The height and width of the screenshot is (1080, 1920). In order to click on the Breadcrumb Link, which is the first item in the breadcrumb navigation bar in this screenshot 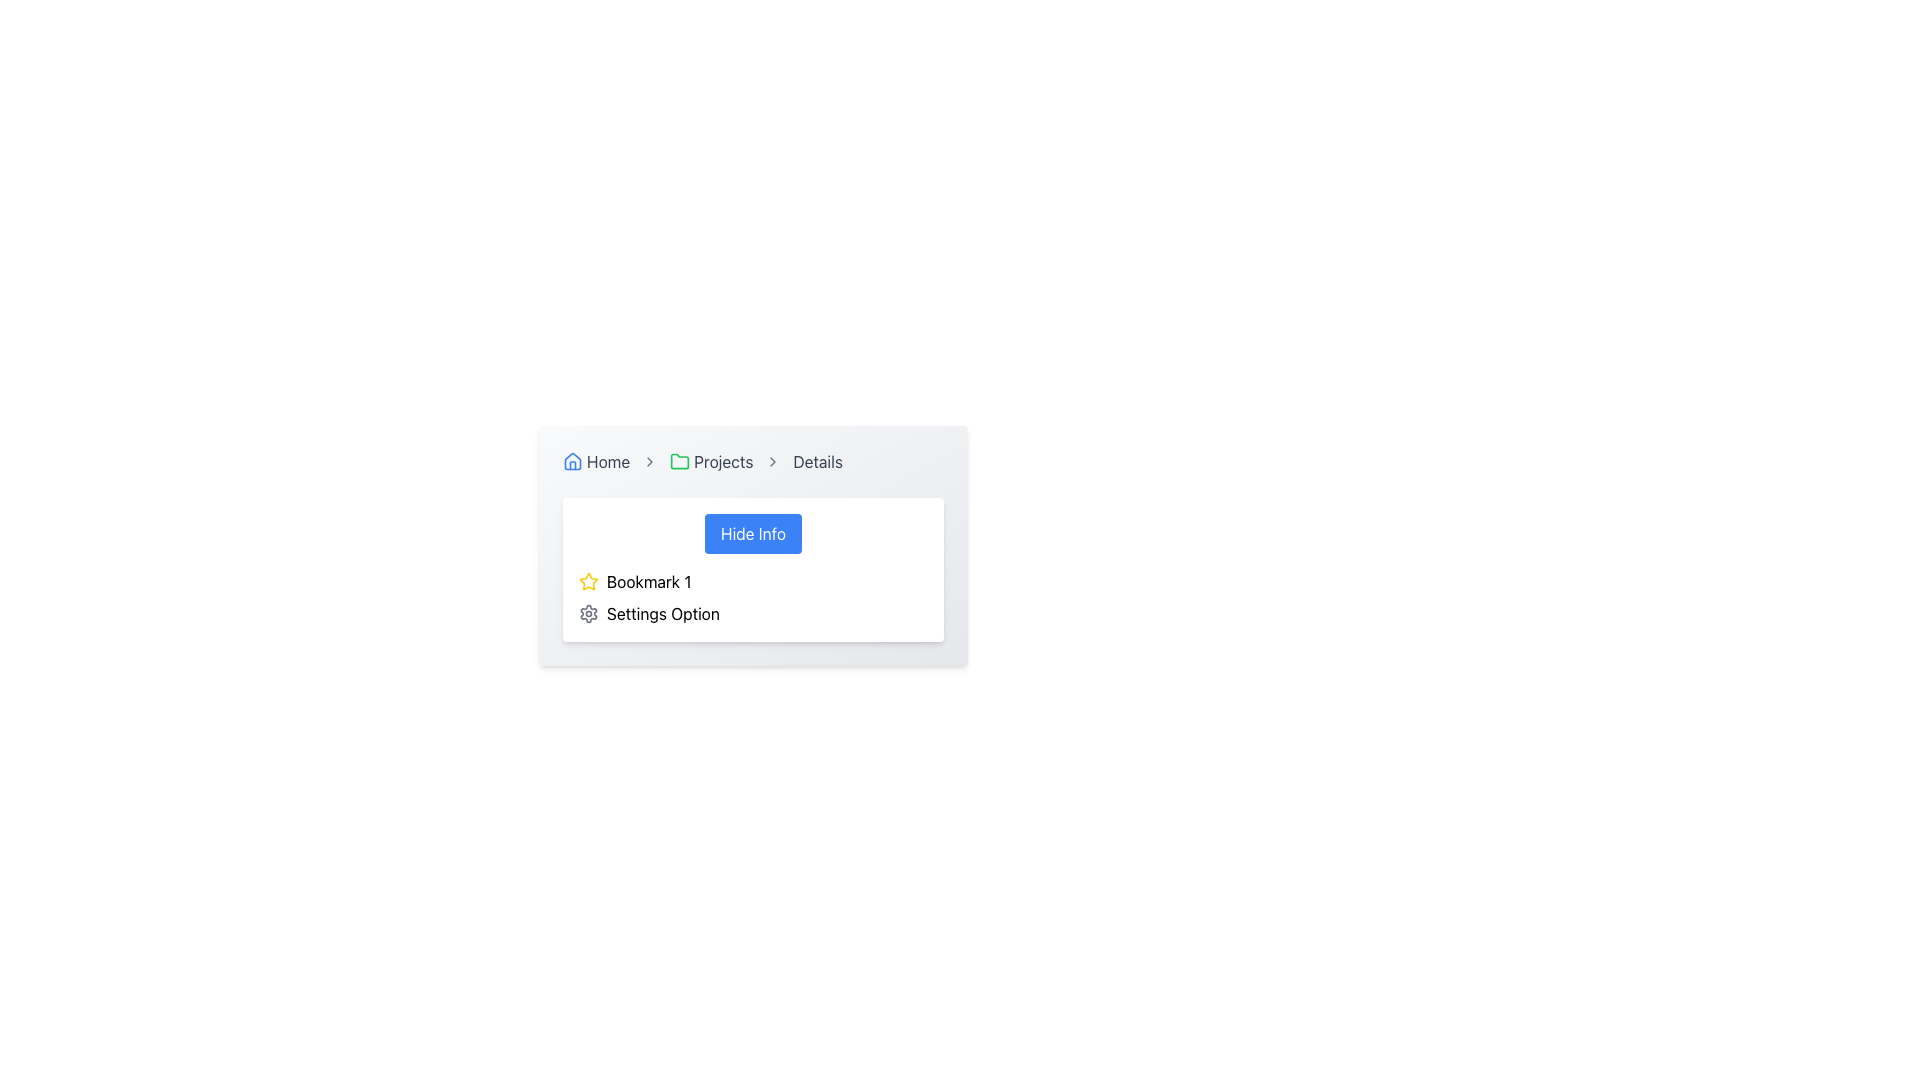, I will do `click(595, 462)`.